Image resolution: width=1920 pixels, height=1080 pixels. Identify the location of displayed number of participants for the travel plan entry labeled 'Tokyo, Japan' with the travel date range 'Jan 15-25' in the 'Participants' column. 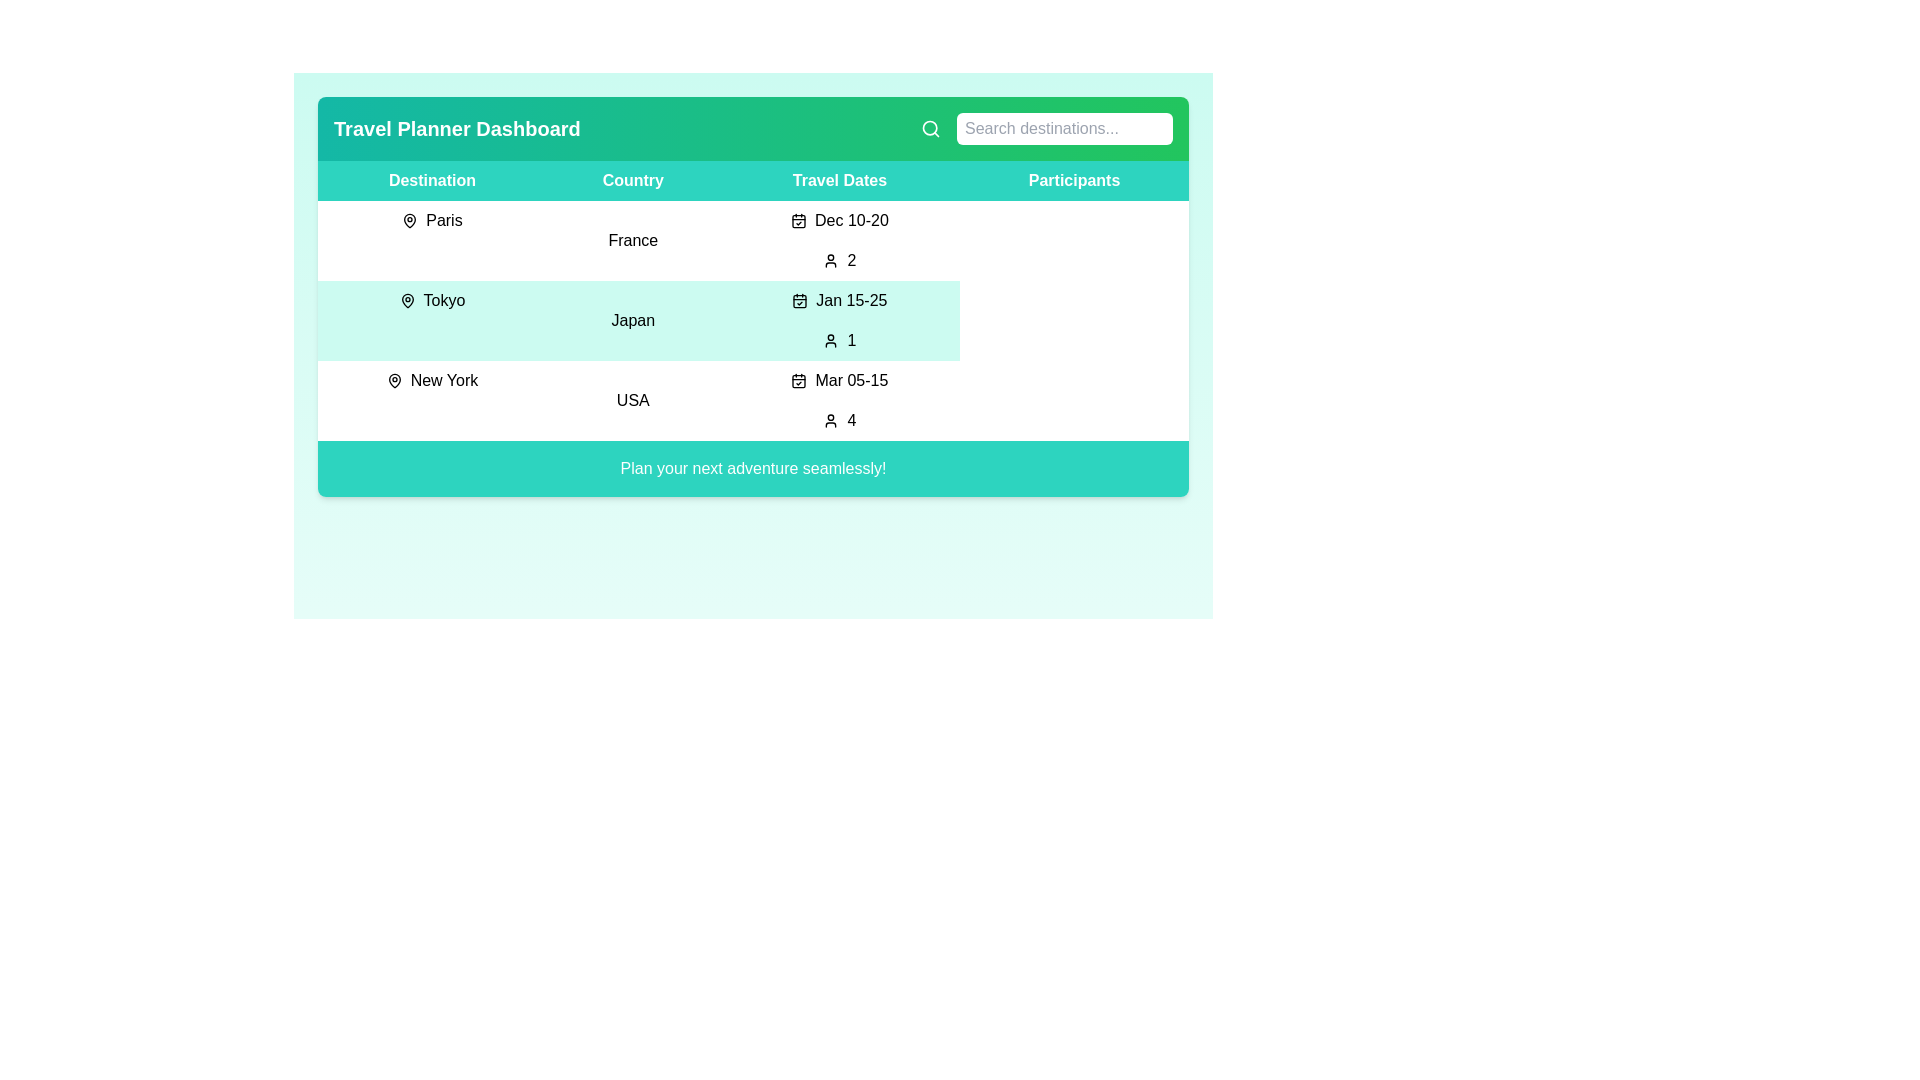
(840, 339).